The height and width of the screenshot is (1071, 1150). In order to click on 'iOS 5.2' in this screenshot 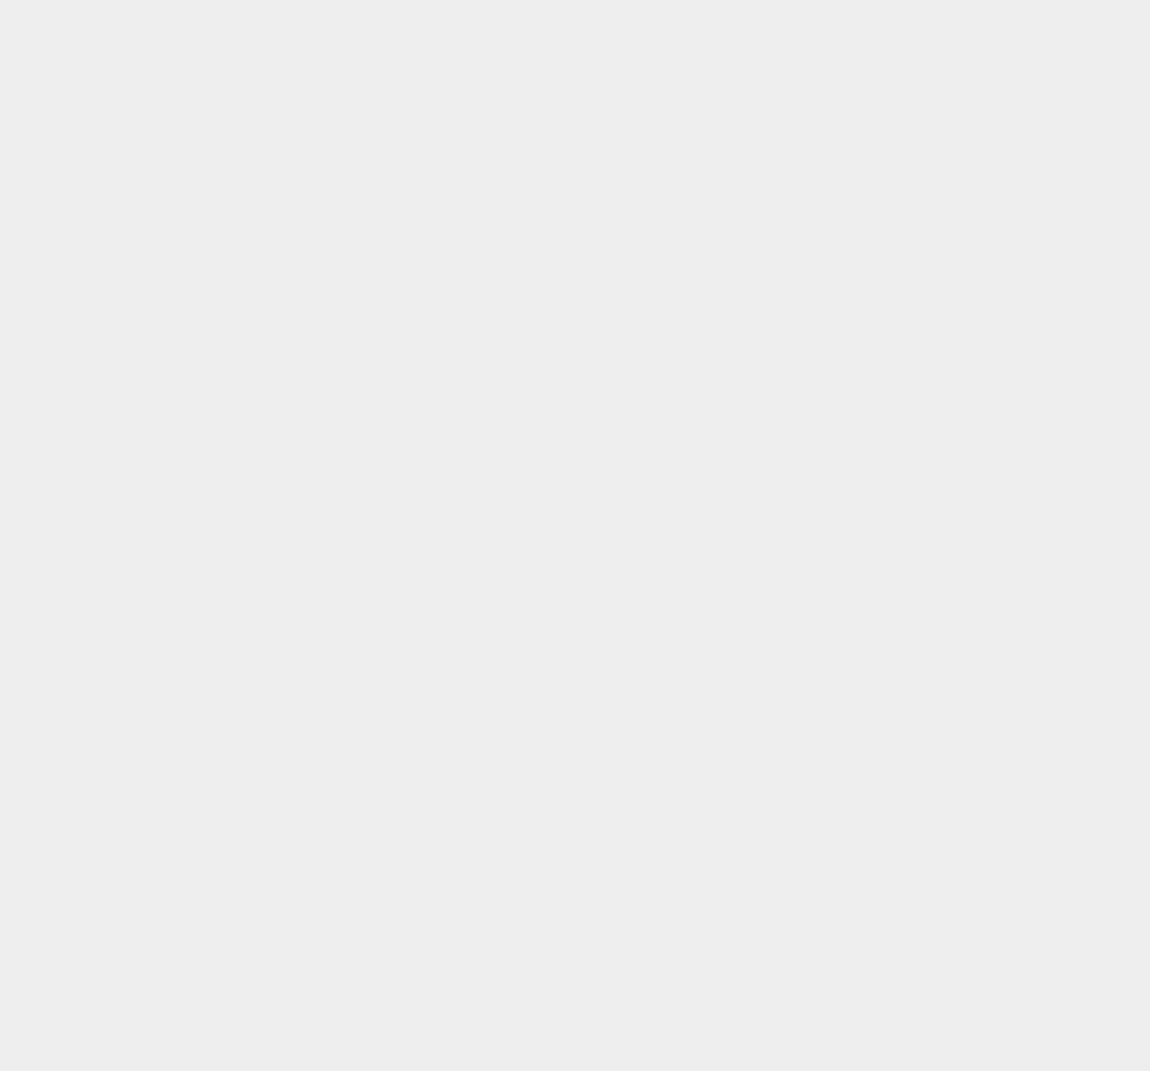, I will do `click(834, 365)`.